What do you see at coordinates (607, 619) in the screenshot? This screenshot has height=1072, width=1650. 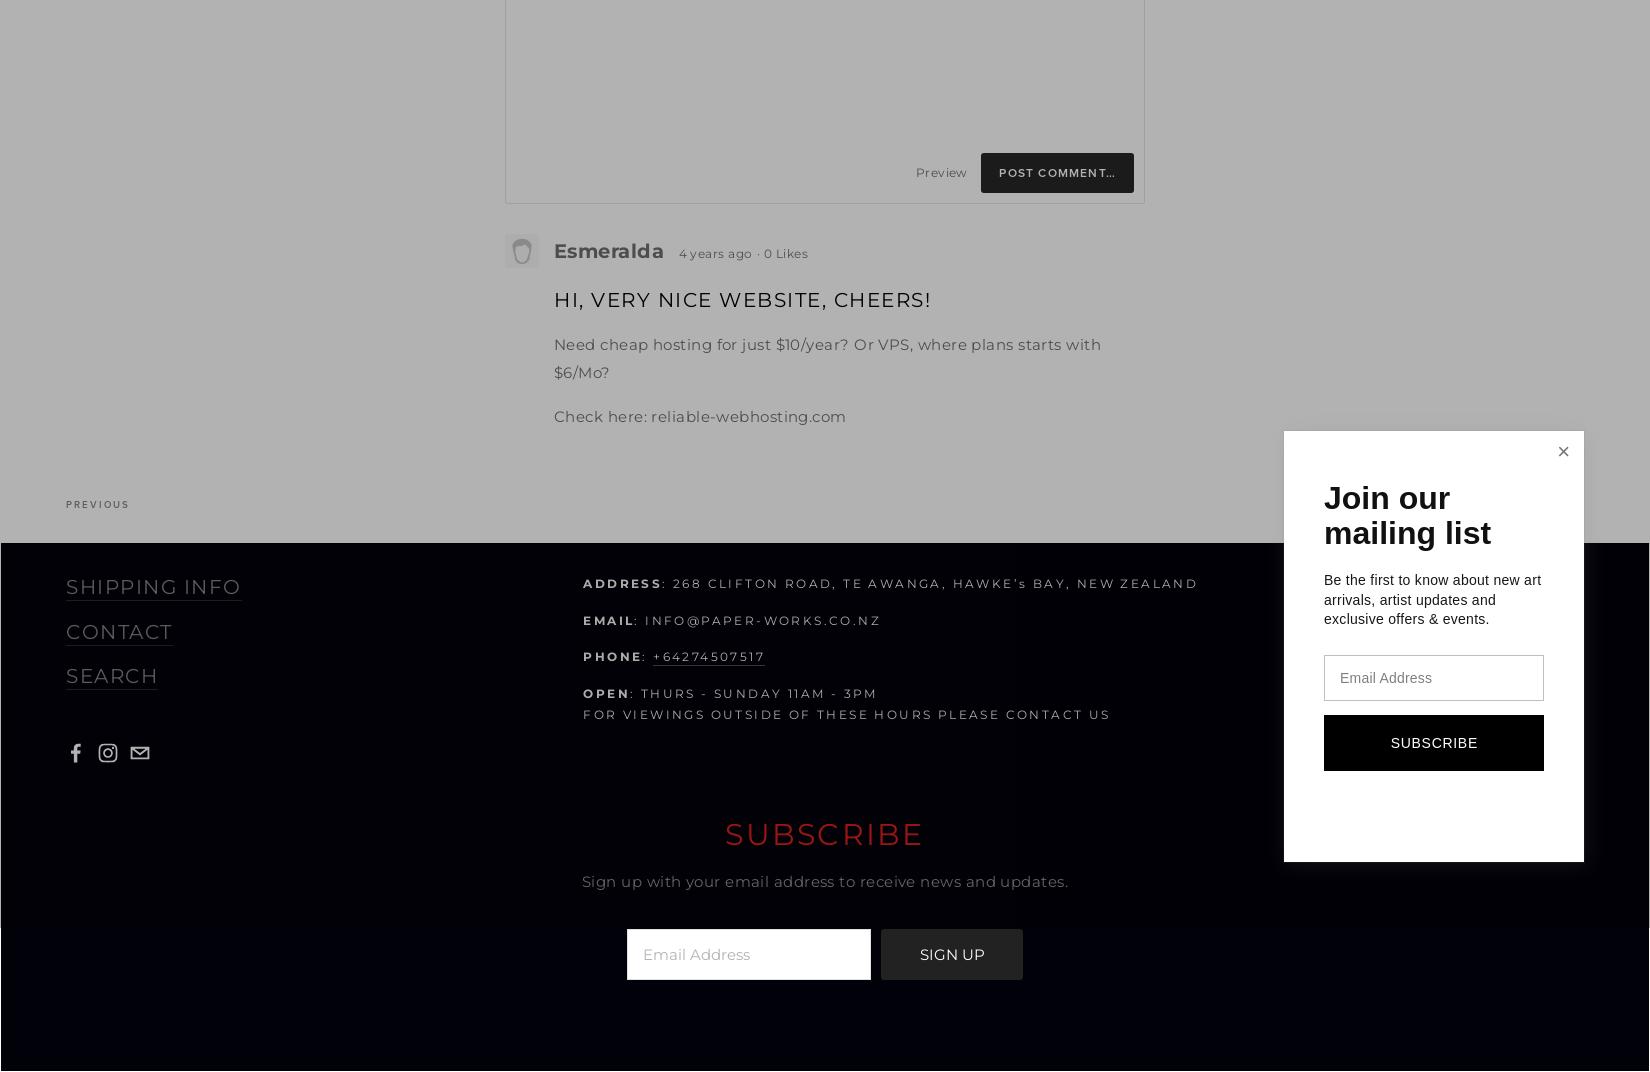 I see `'EMAIL'` at bounding box center [607, 619].